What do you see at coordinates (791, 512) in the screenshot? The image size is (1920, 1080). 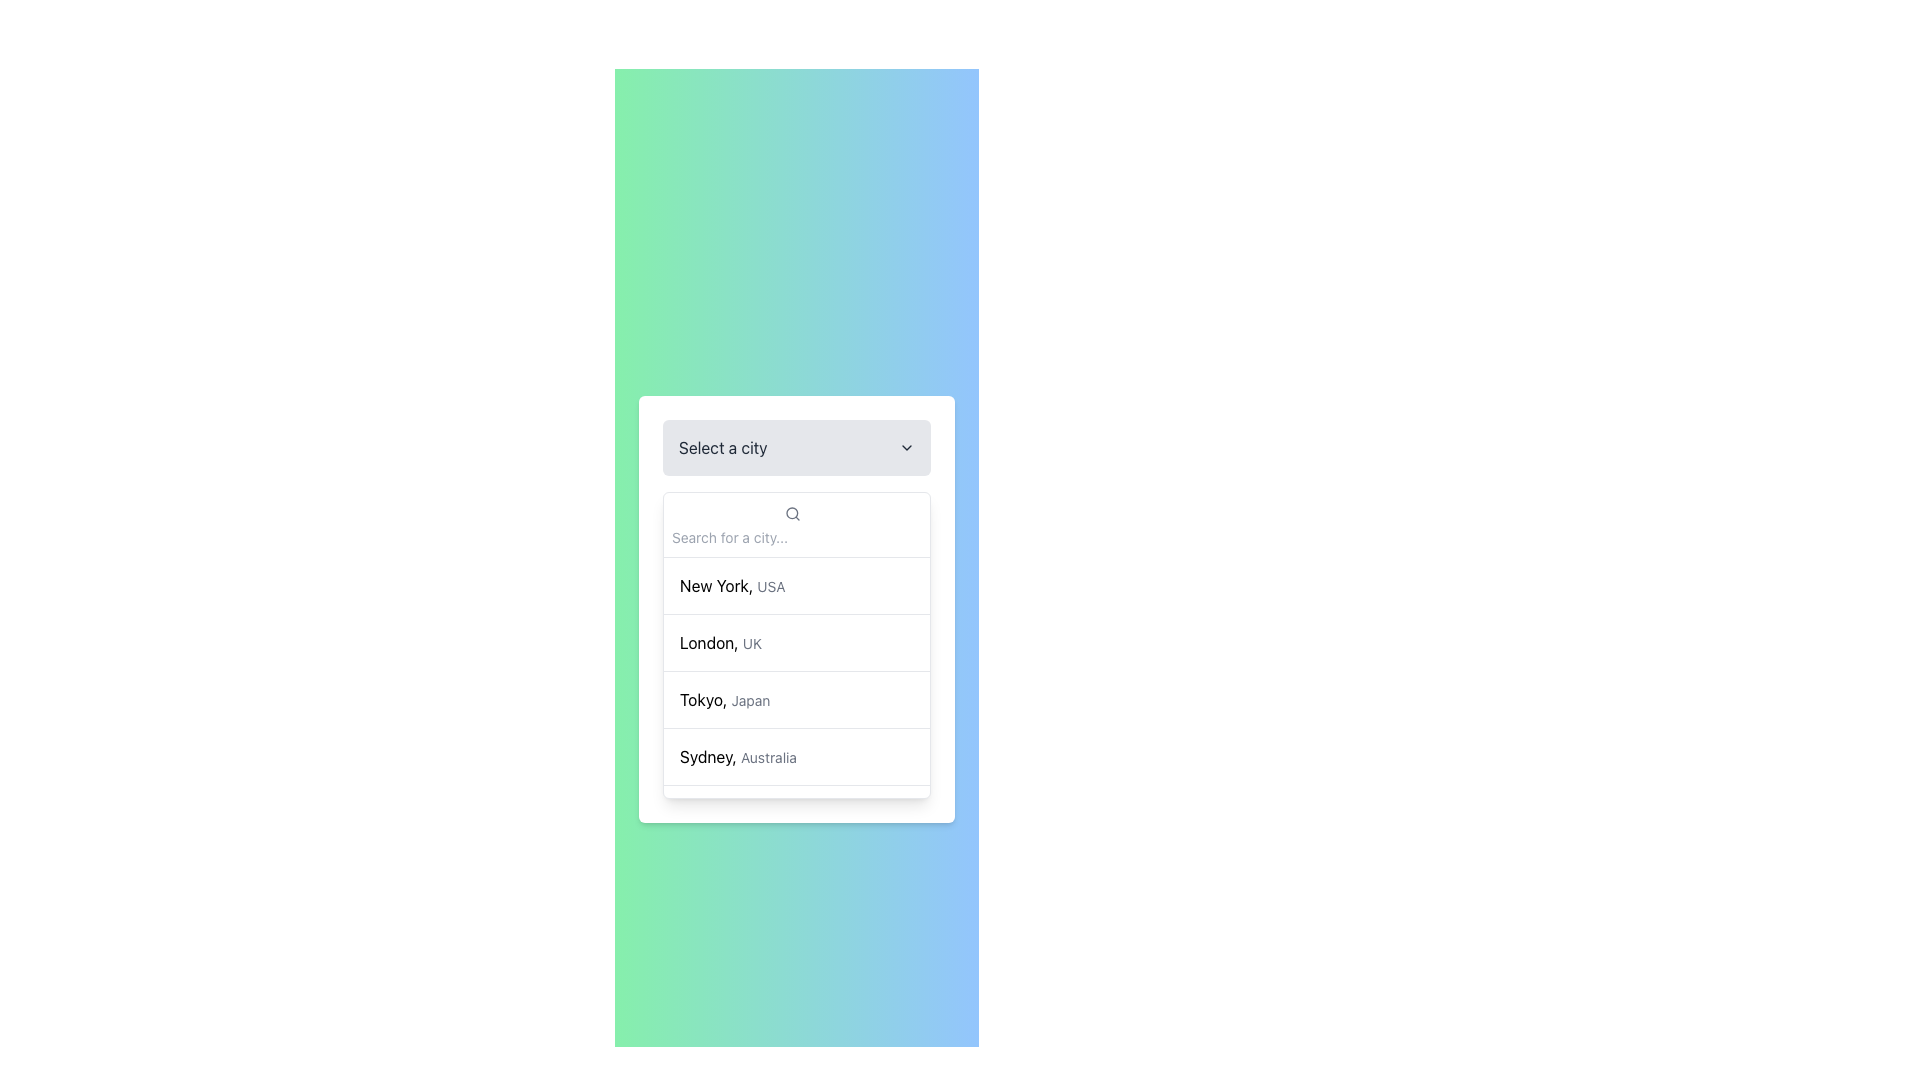 I see `the small magnifying glass icon located in the top-left corner of the input field labeled 'Search for a city...'` at bounding box center [791, 512].